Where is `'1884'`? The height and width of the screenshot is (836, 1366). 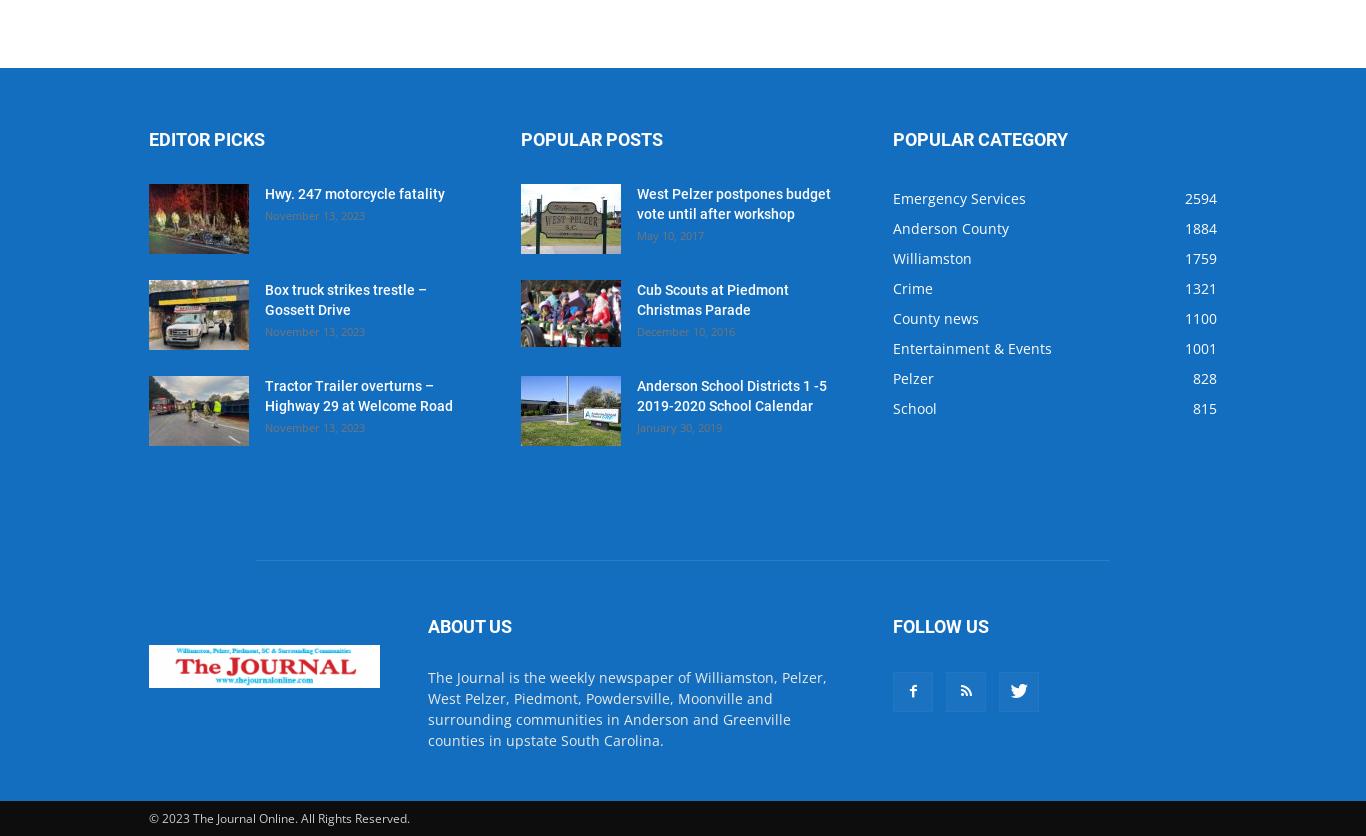 '1884' is located at coordinates (1200, 228).